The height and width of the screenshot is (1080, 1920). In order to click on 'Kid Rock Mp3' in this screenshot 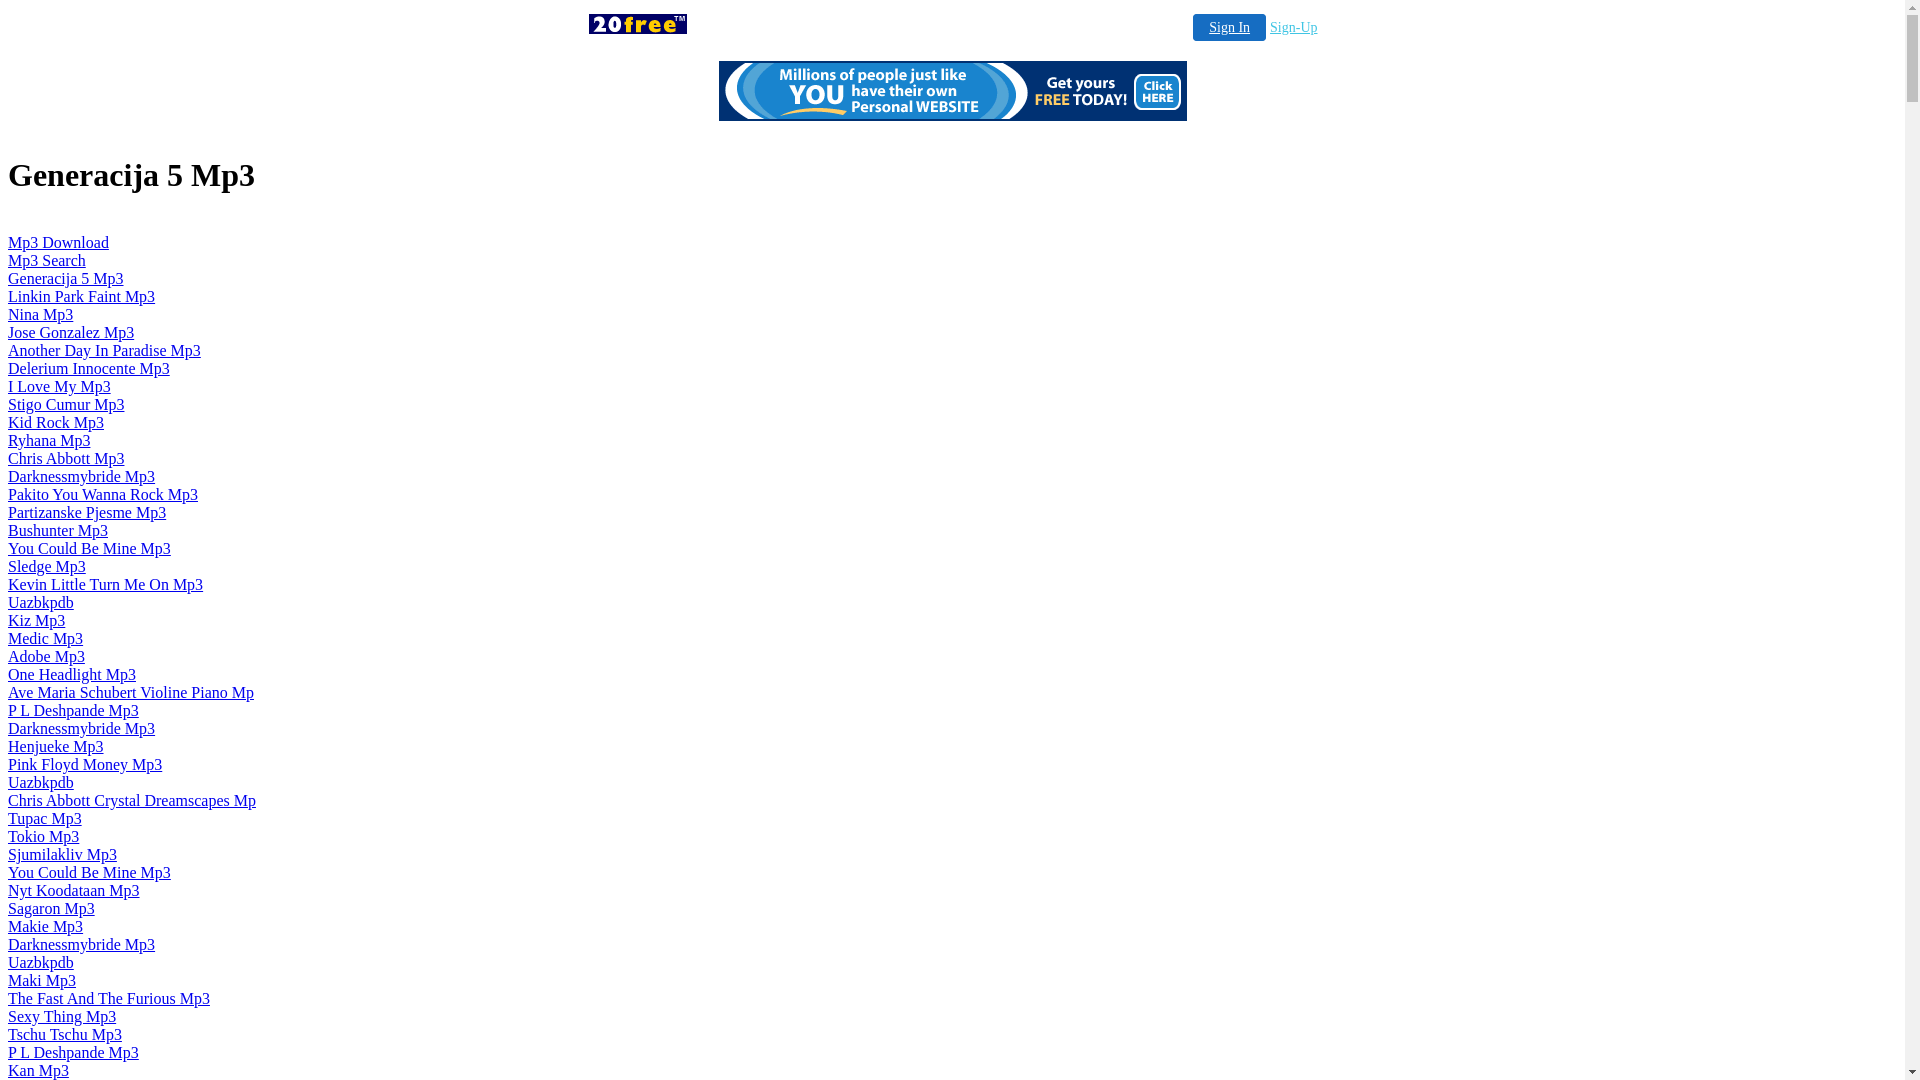, I will do `click(56, 421)`.